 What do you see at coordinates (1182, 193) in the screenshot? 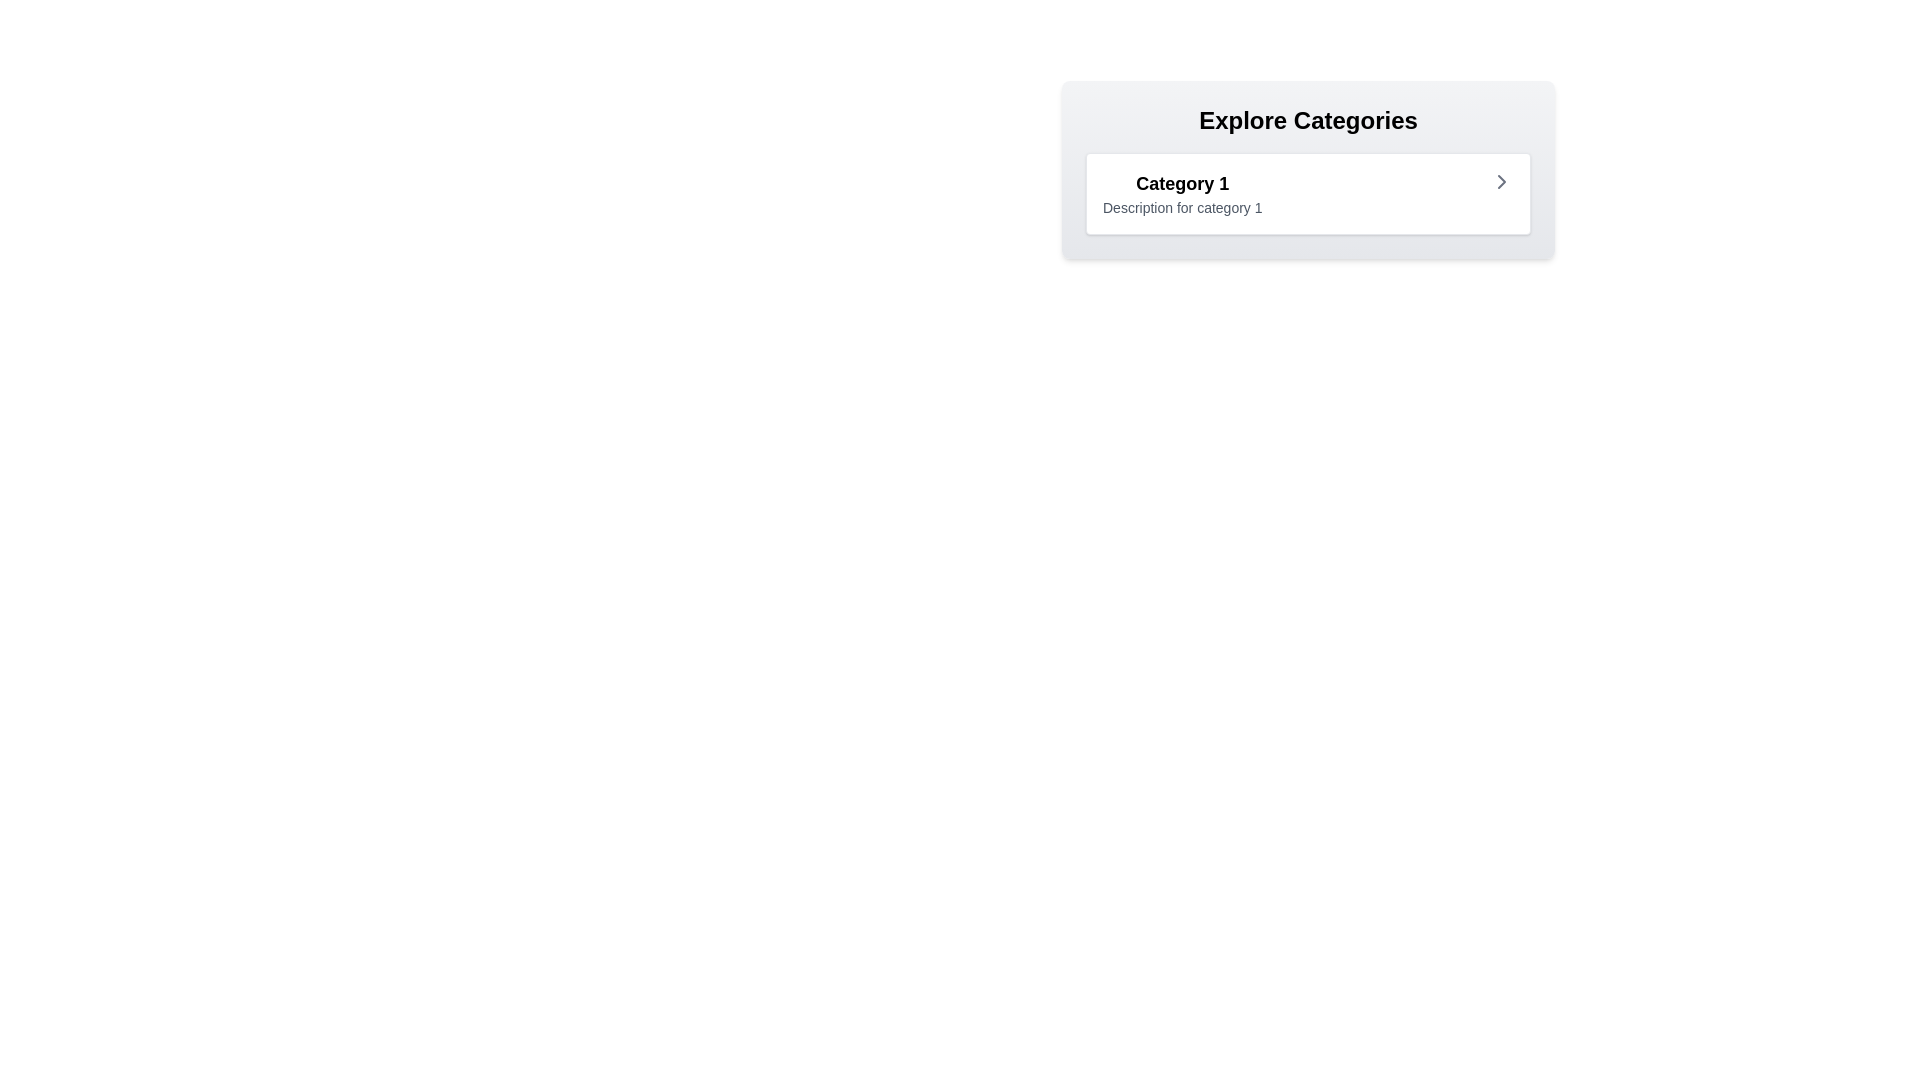
I see `the Information display block titled 'Category 1' which contains the description 'Description for category 1', located under the heading 'Explore Categories'` at bounding box center [1182, 193].